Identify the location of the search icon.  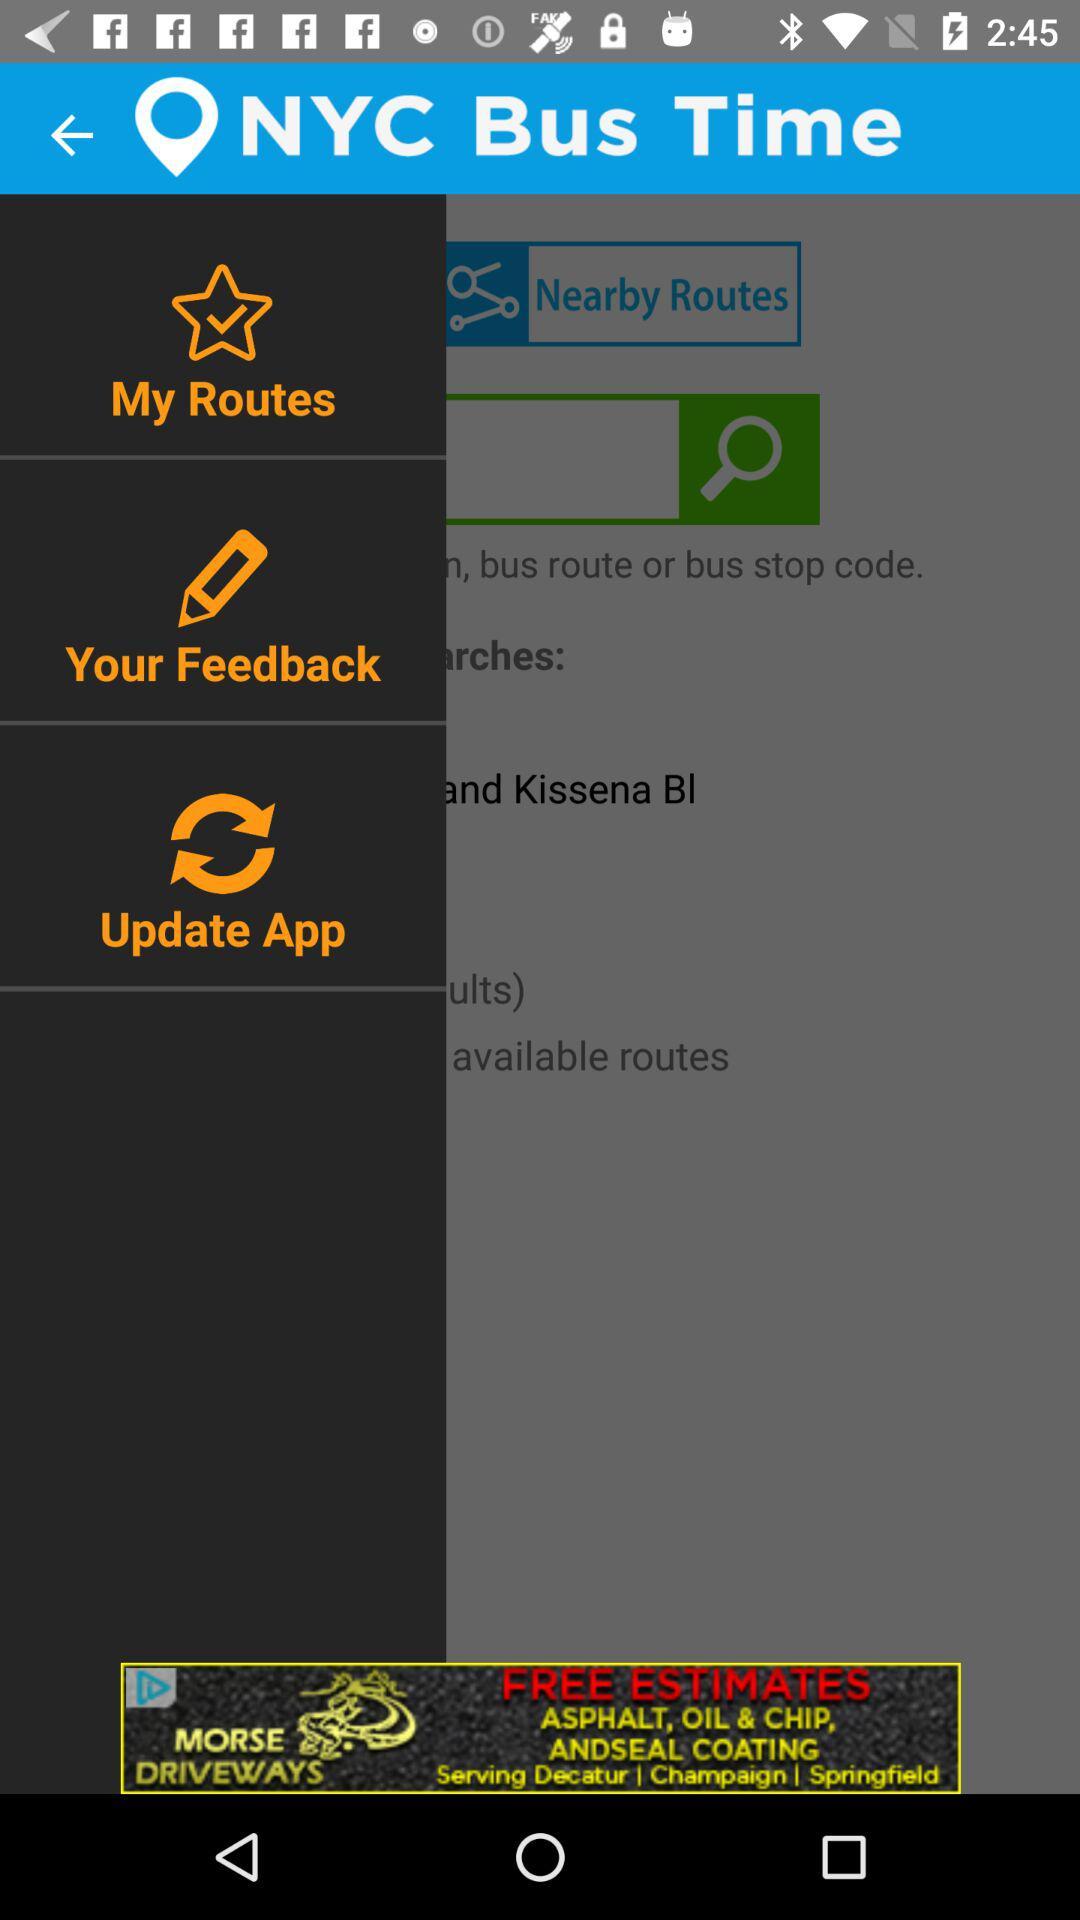
(749, 458).